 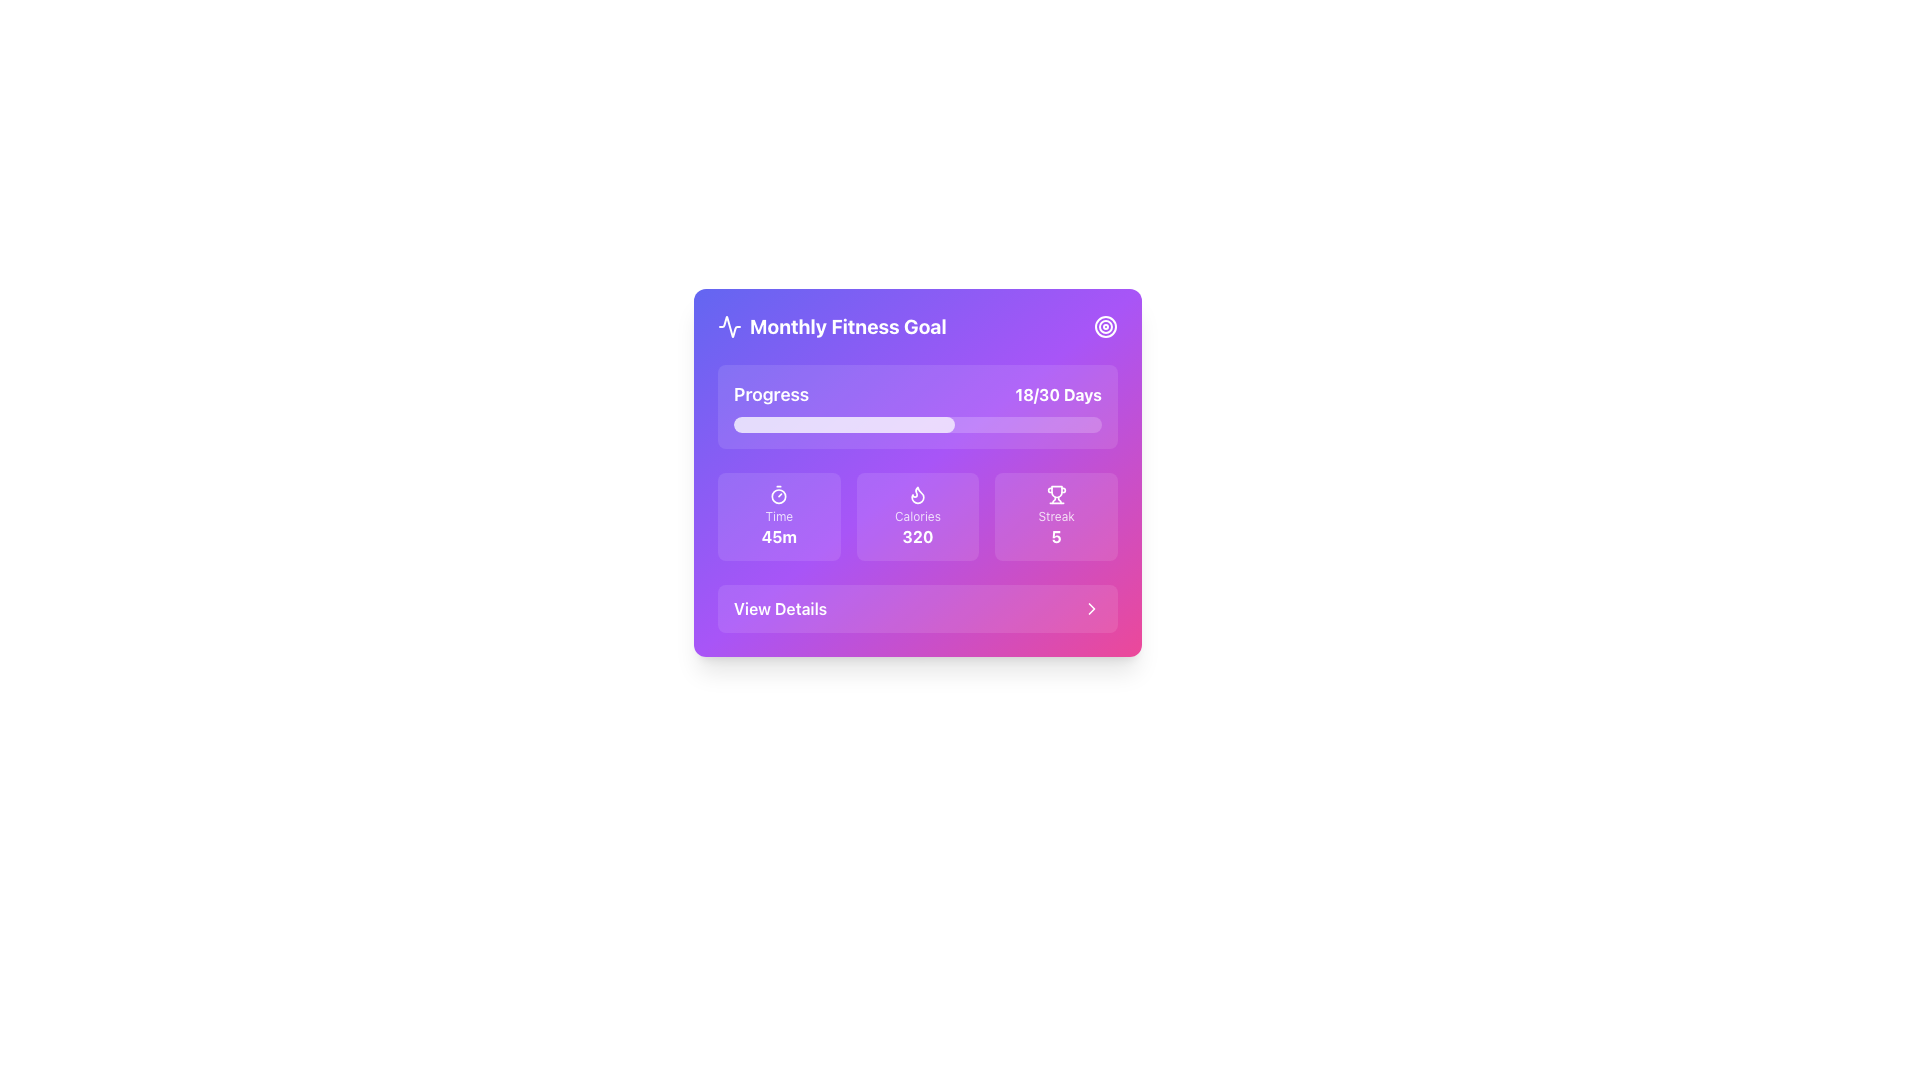 I want to click on the horizontal progress bar with a light purple background and 60% filled segment, located below the 'Progress' title and '18/30 Days' indicator, so click(x=916, y=423).